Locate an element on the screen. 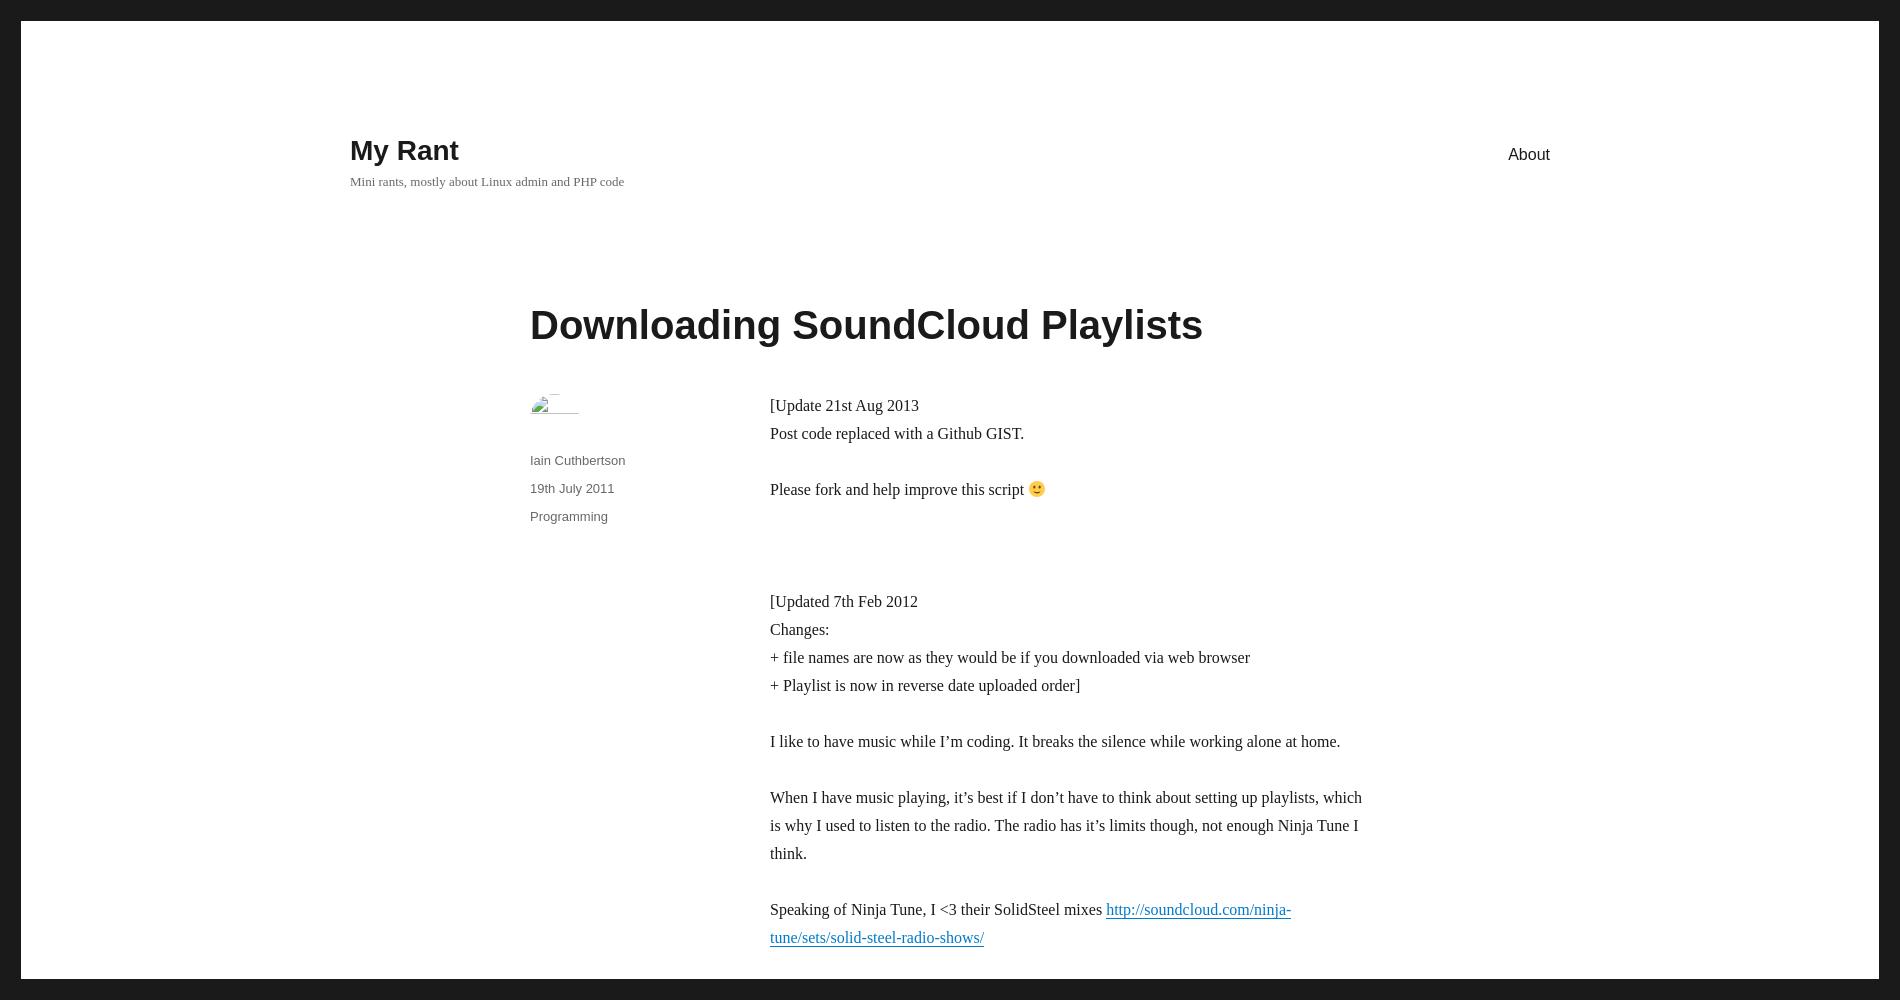 This screenshot has height=1000, width=1900. '+ file names are now as they would be if you downloaded via web browser' is located at coordinates (769, 657).